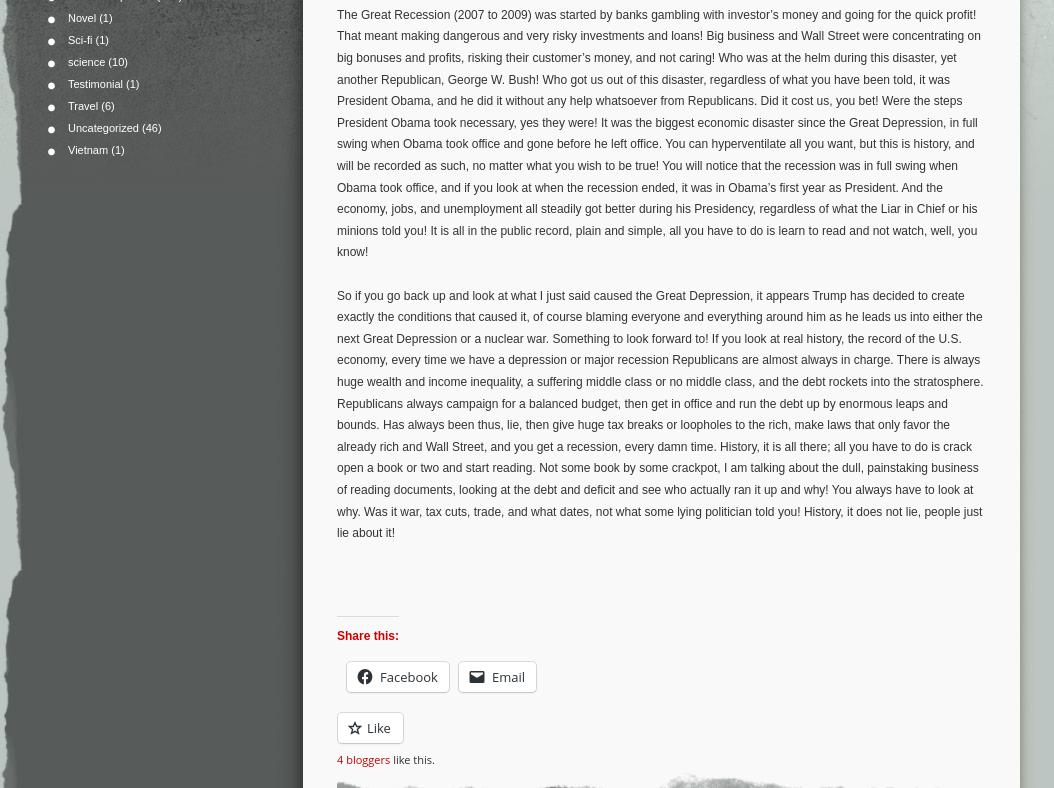 This screenshot has width=1054, height=788. What do you see at coordinates (149, 127) in the screenshot?
I see `'(46)'` at bounding box center [149, 127].